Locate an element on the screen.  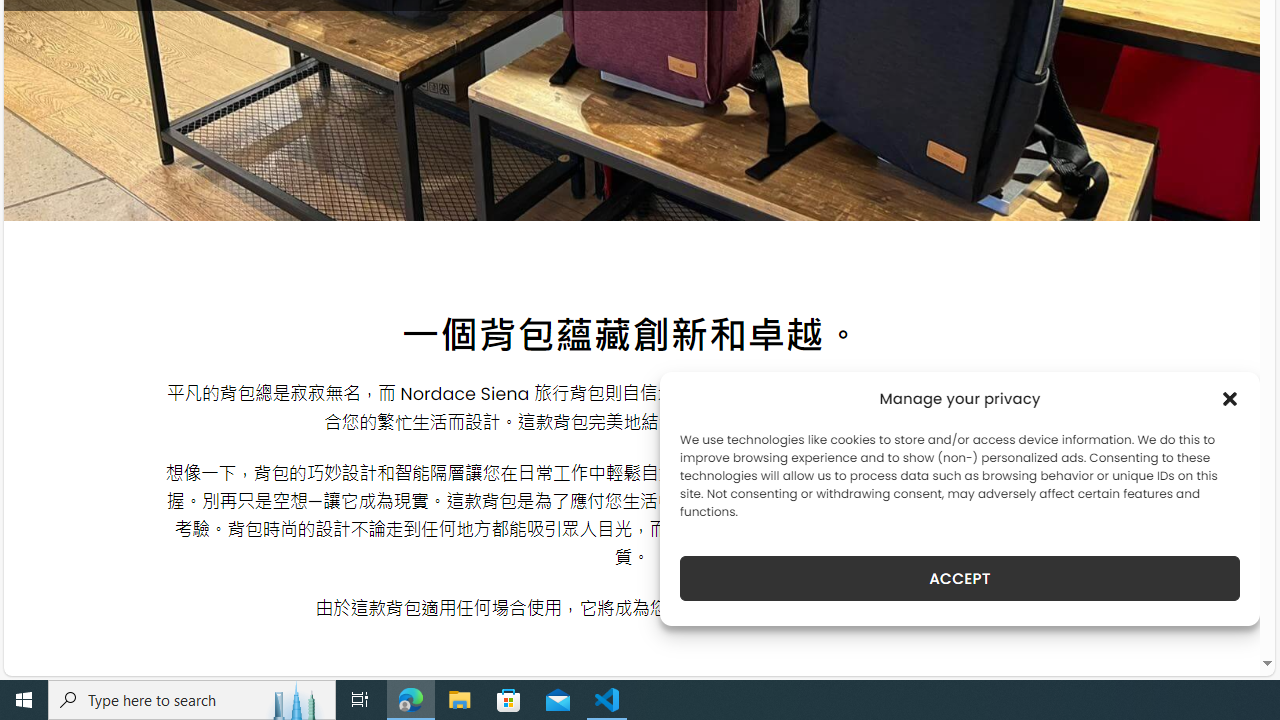
'ACCEPT' is located at coordinates (960, 578).